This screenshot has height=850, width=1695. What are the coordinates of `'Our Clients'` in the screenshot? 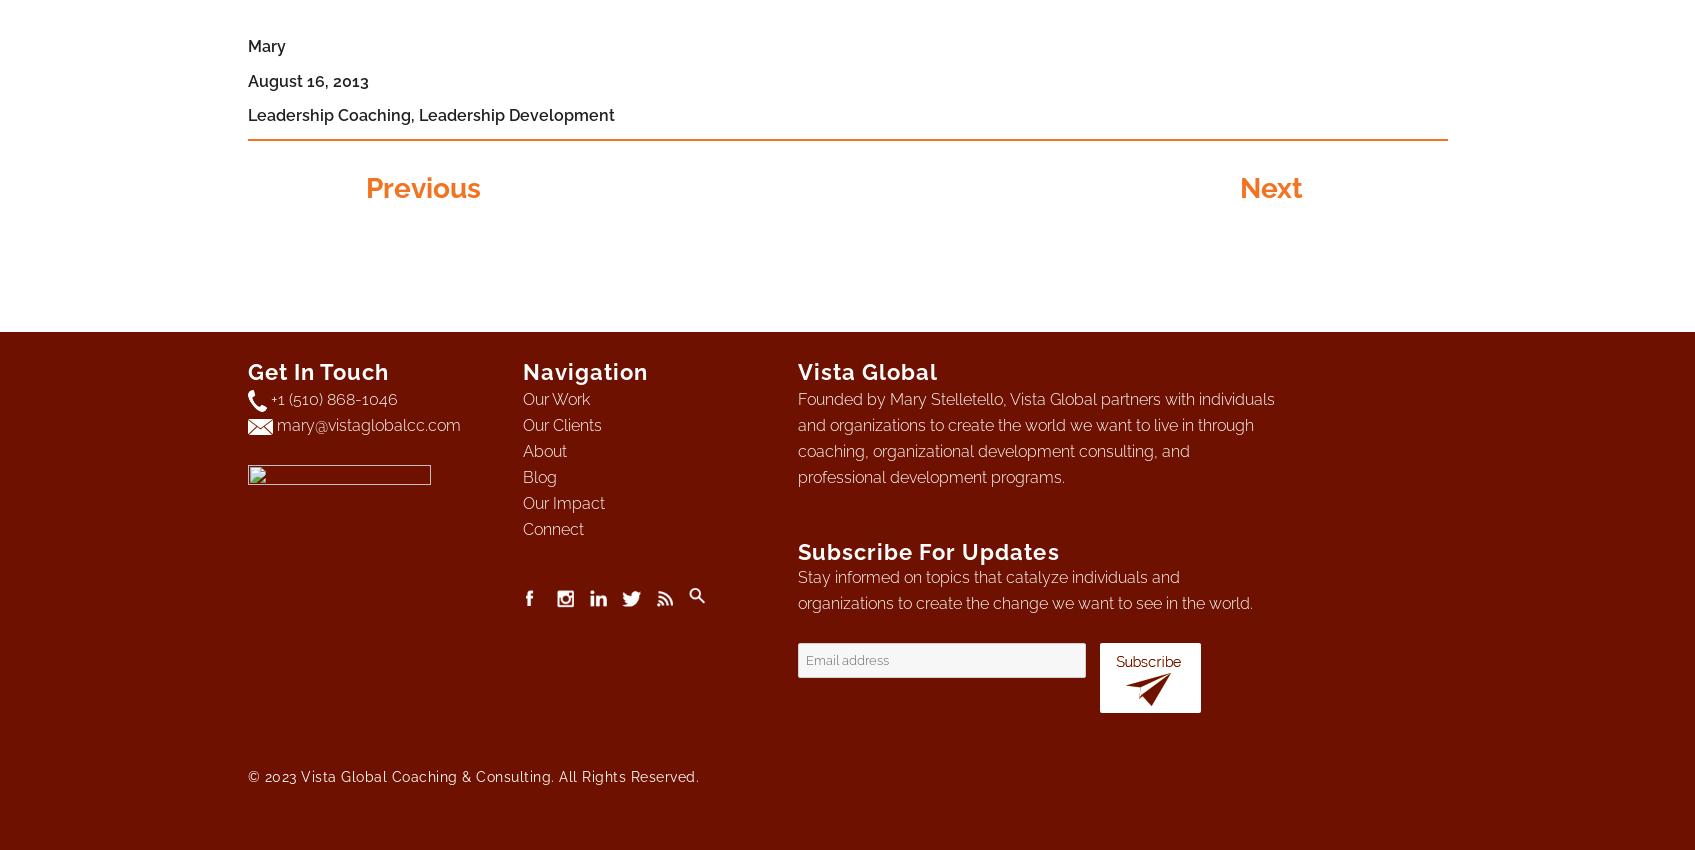 It's located at (561, 425).